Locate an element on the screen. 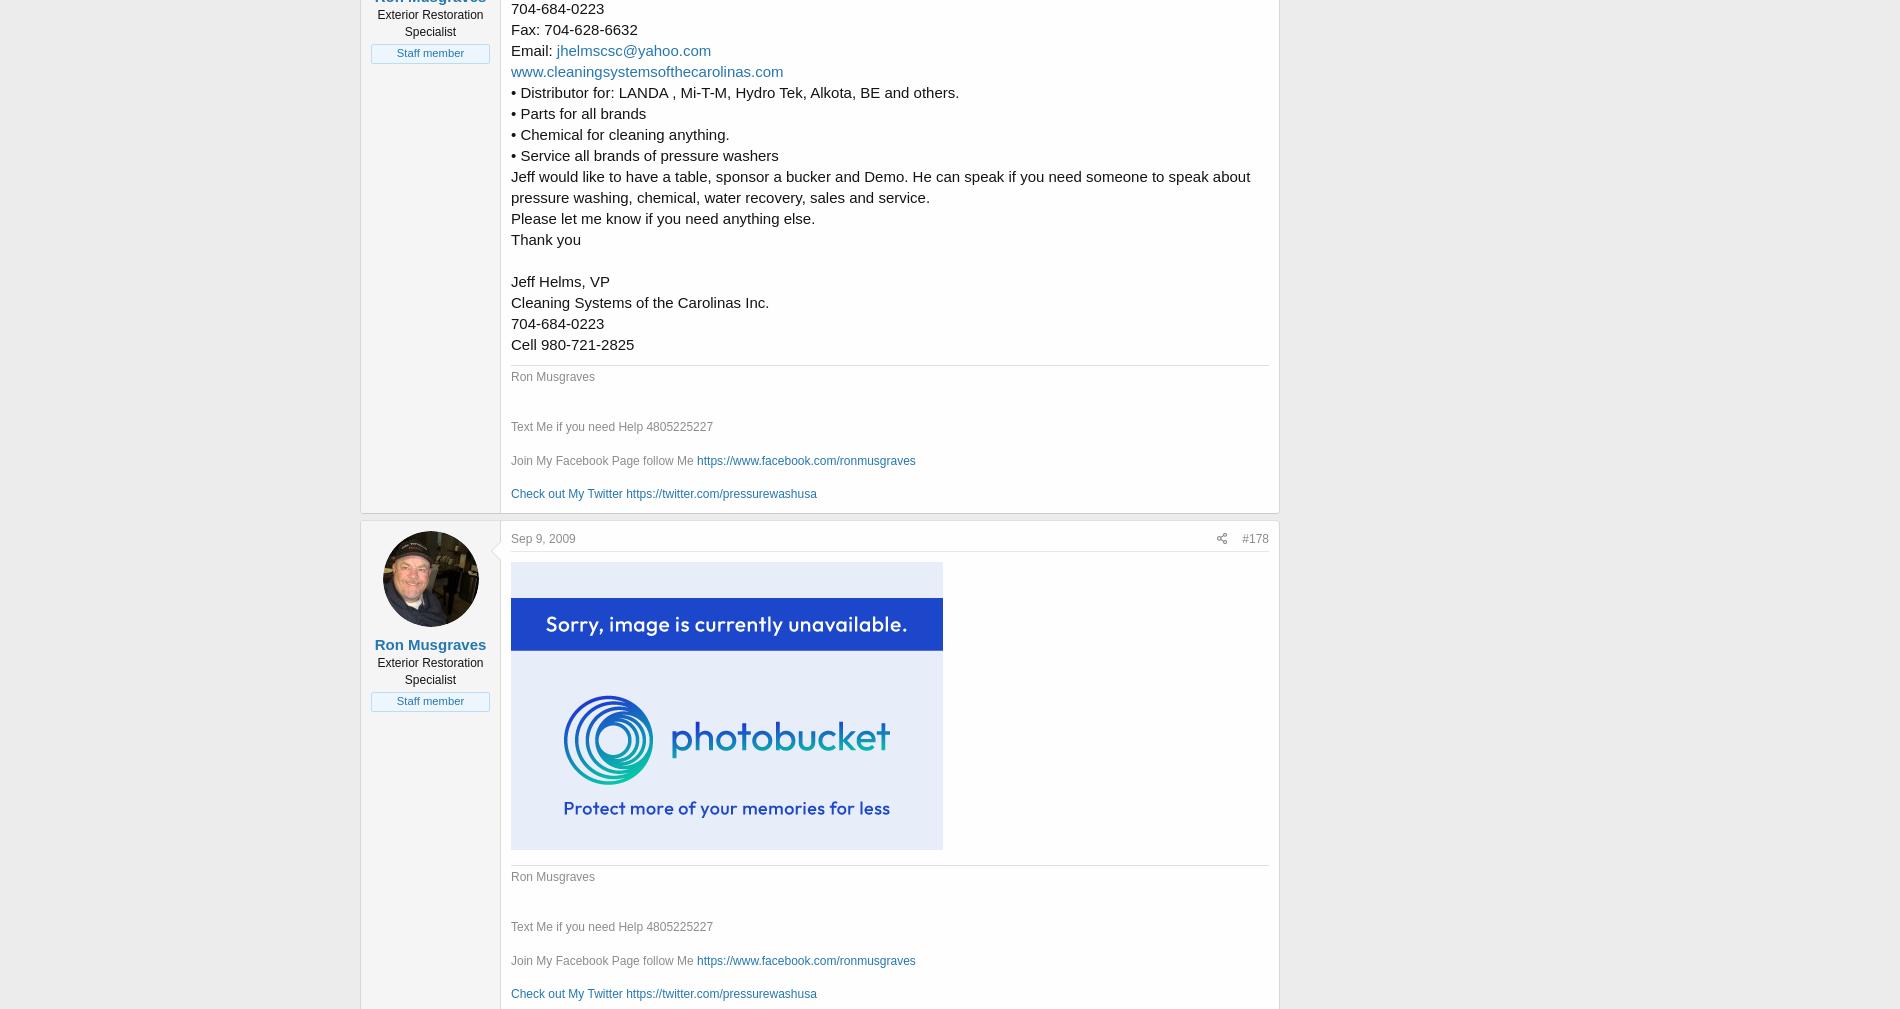 Image resolution: width=1900 pixels, height=1009 pixels. '•         Parts for all brands' is located at coordinates (578, 111).